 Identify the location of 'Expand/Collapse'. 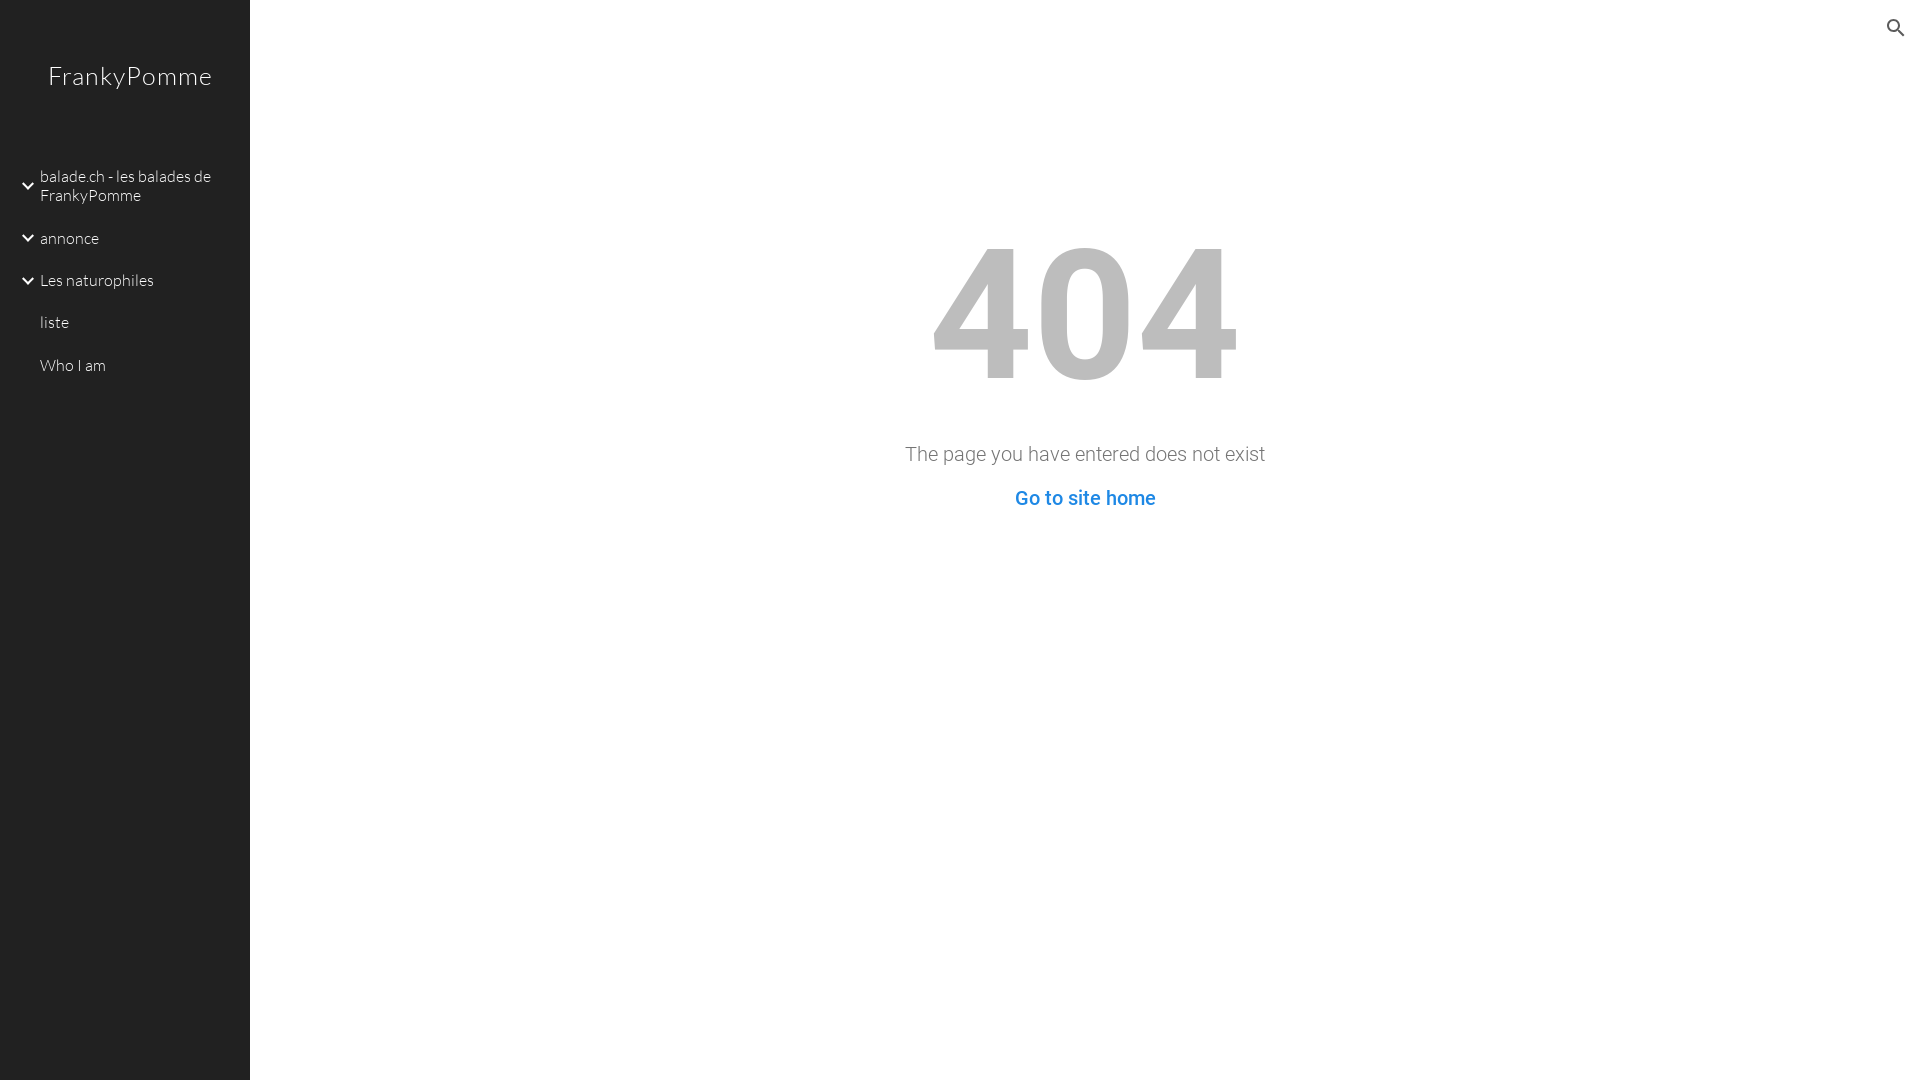
(22, 185).